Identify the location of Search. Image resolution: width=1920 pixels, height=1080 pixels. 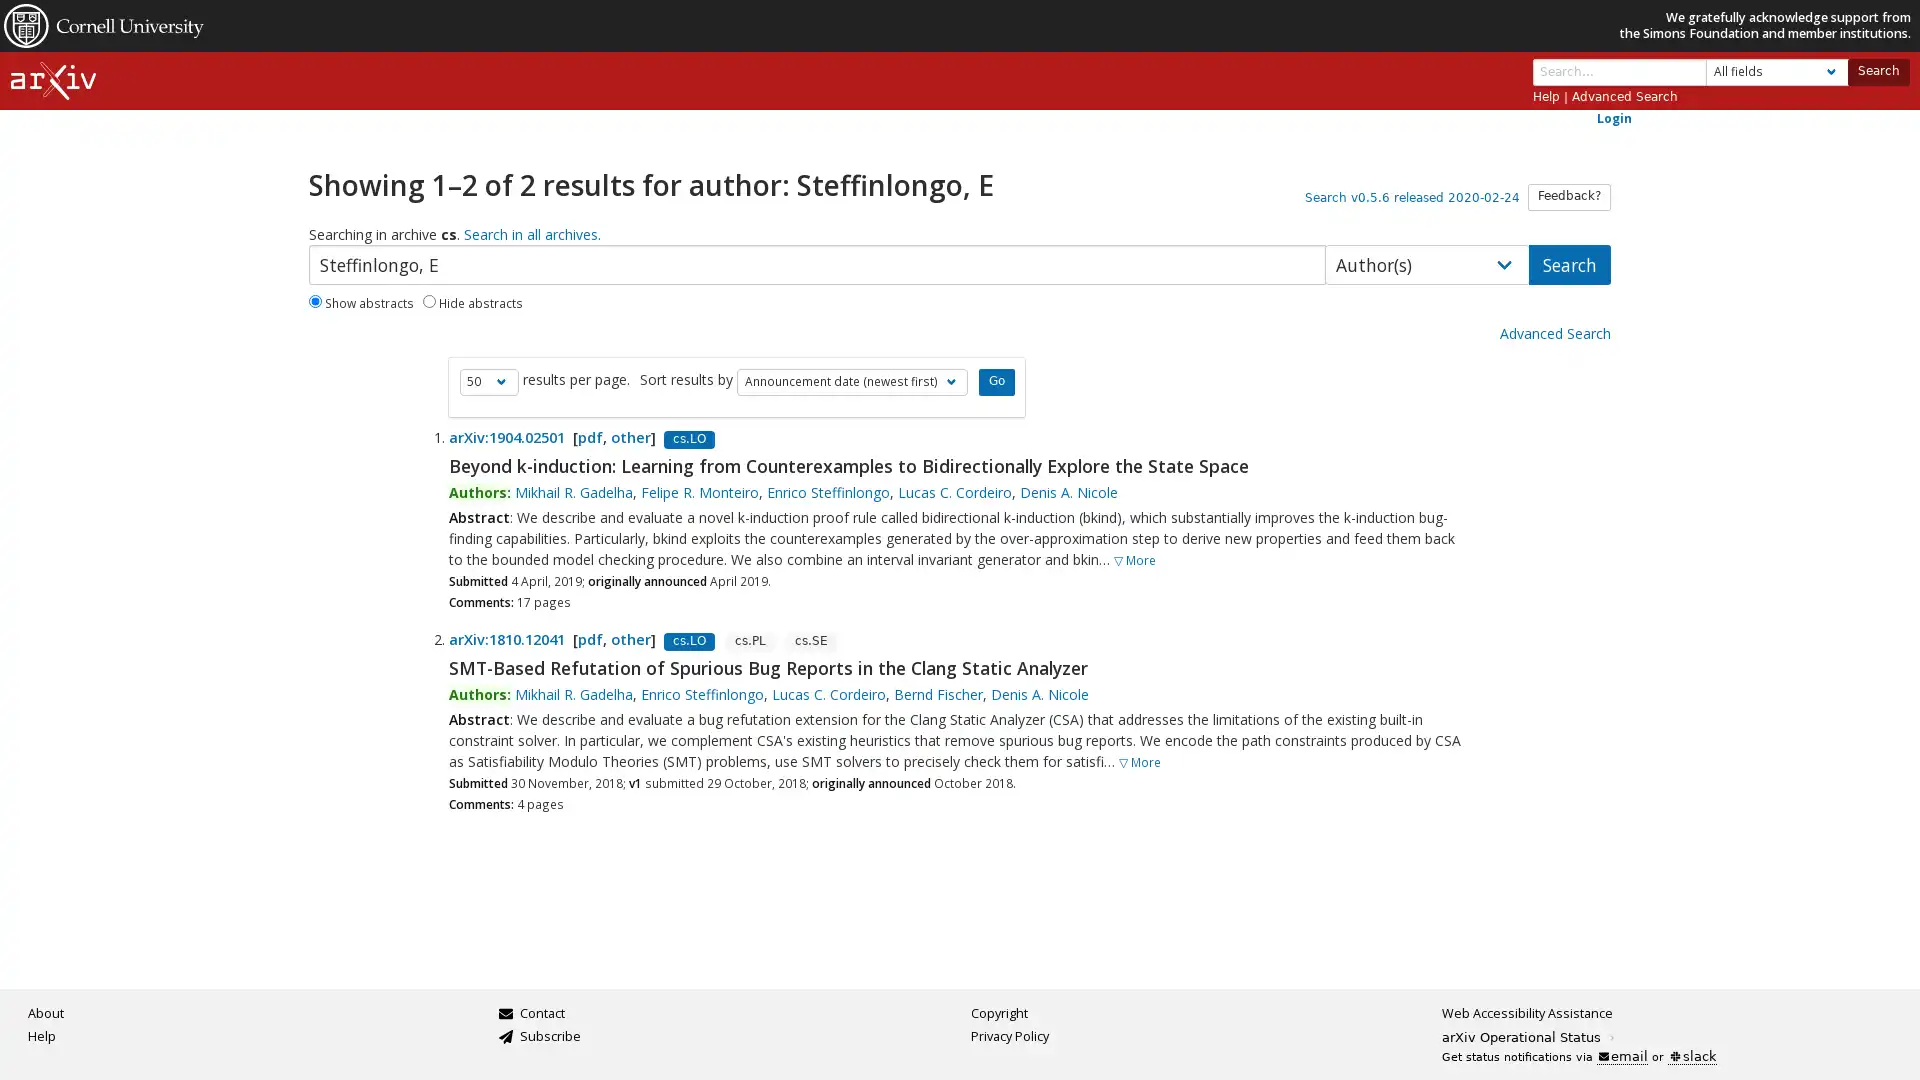
(1568, 263).